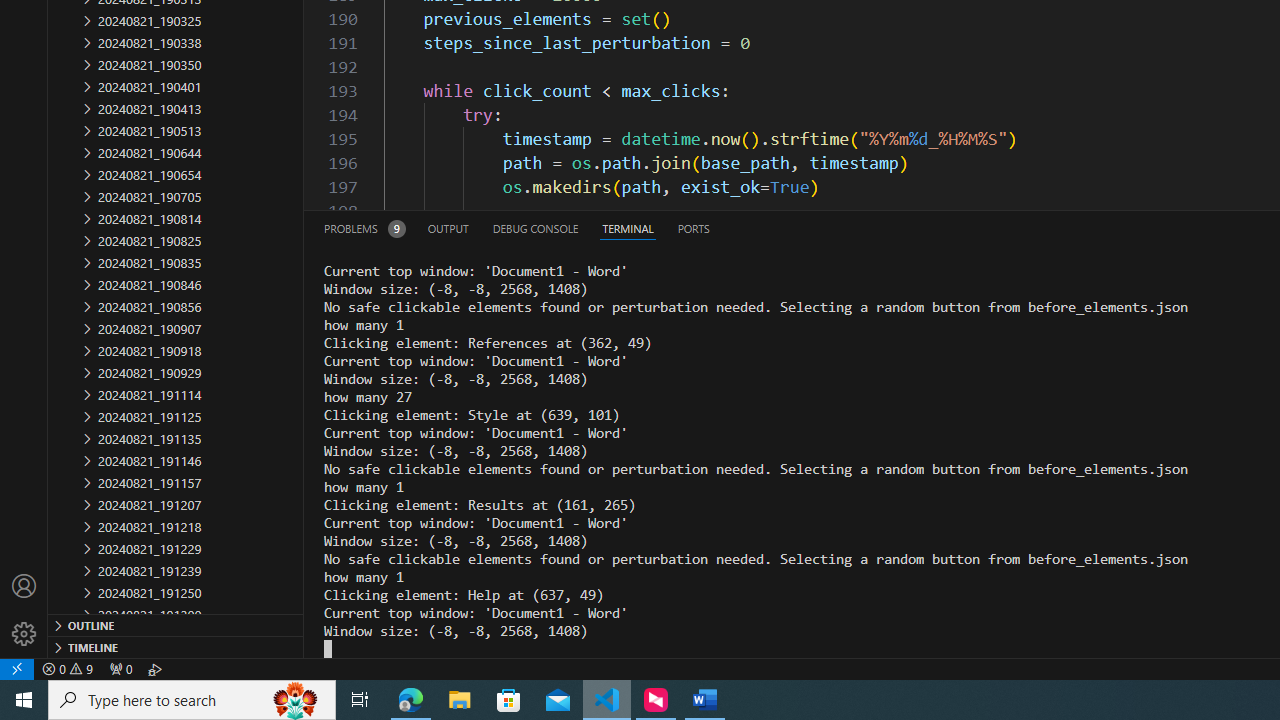  I want to click on 'Timeline Section', so click(176, 646).